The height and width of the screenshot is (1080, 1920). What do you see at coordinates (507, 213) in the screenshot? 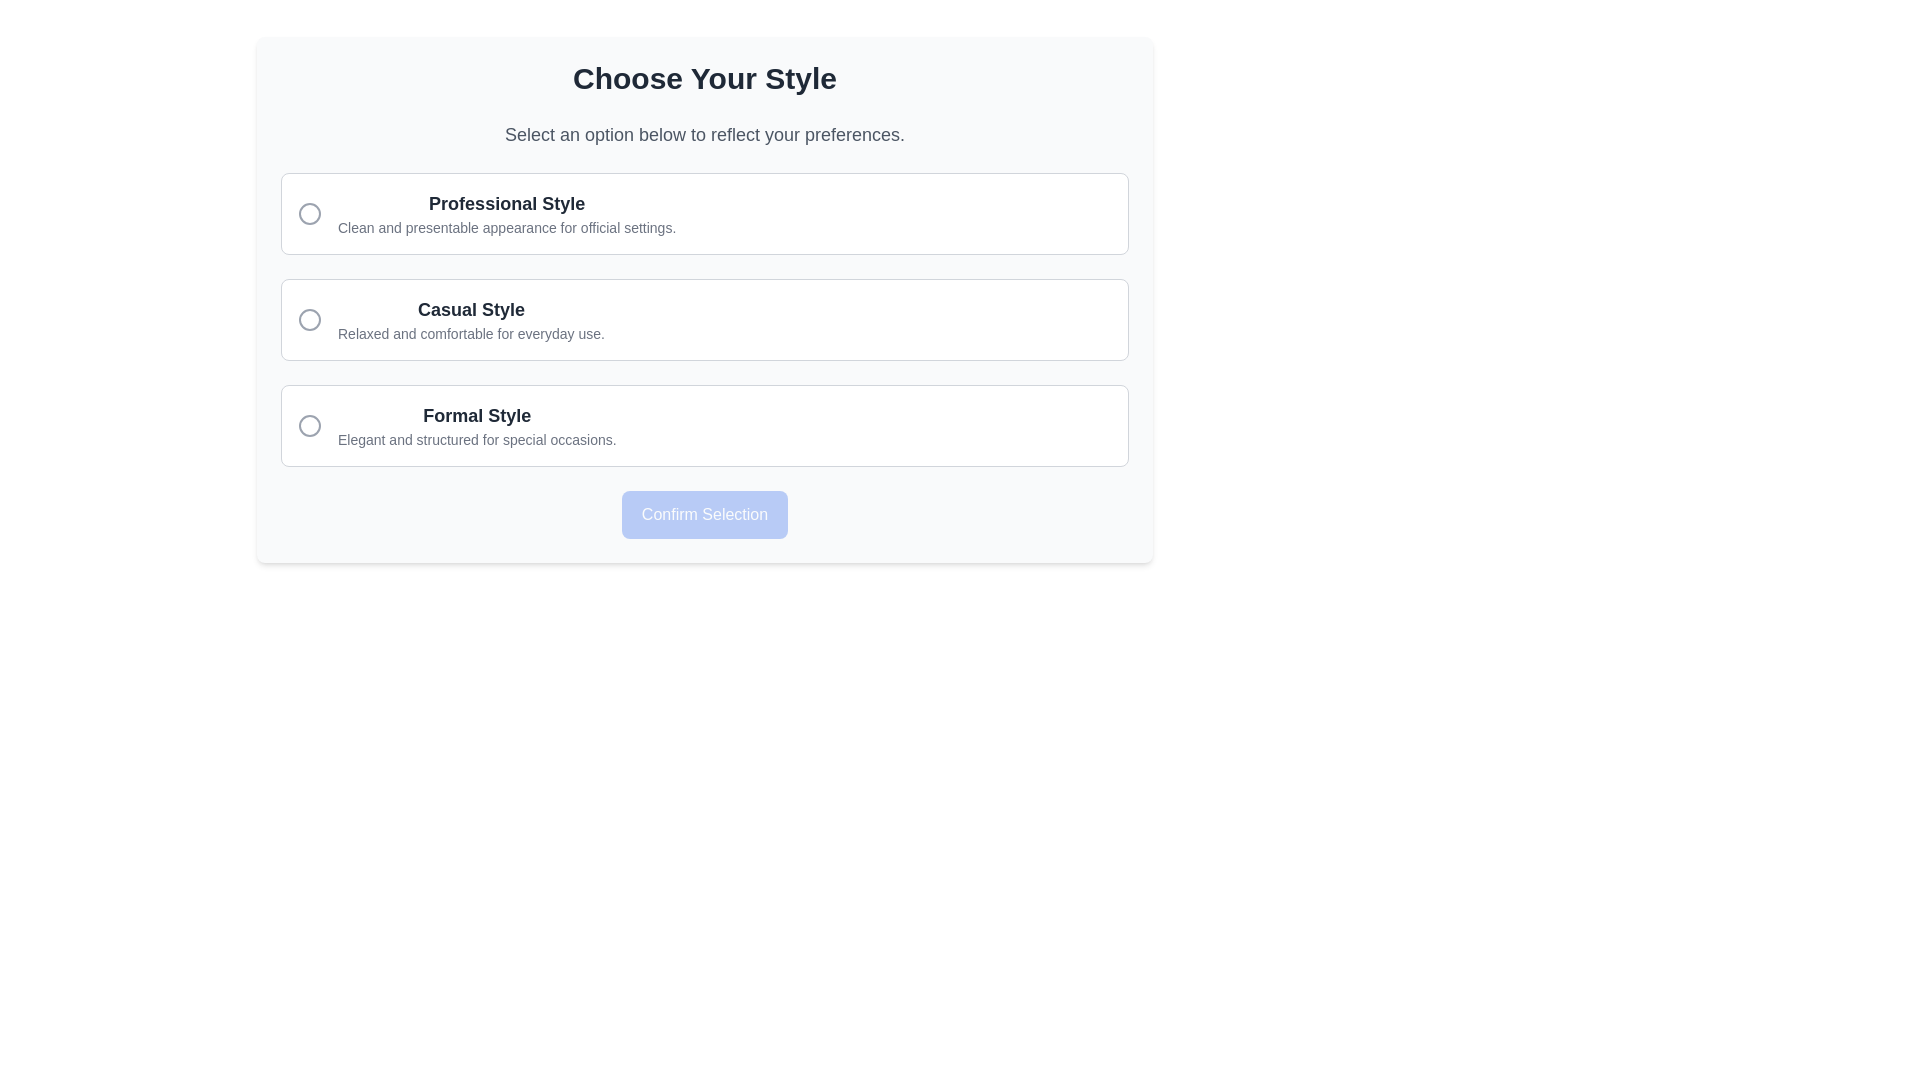
I see `the radio button option labeled 'Professional Style', which is the first option in the vertical list under 'Choose Your Style'` at bounding box center [507, 213].